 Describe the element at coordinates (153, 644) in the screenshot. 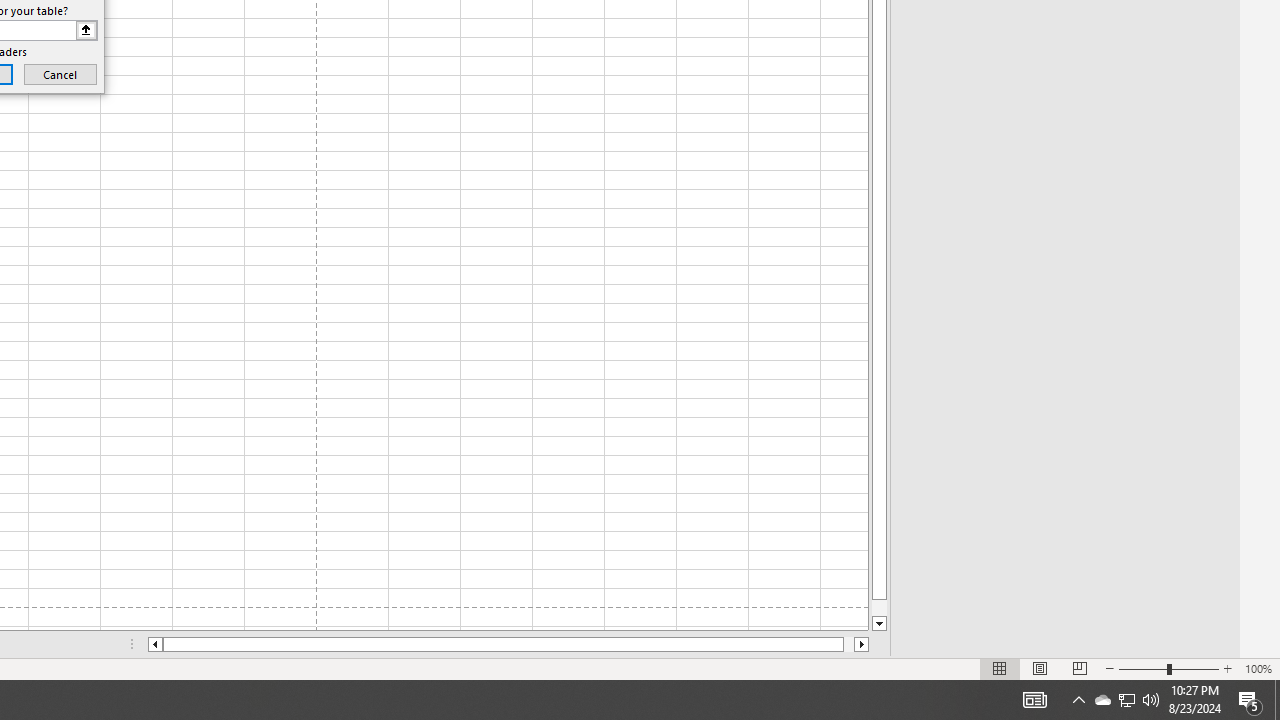

I see `'Column left'` at that location.